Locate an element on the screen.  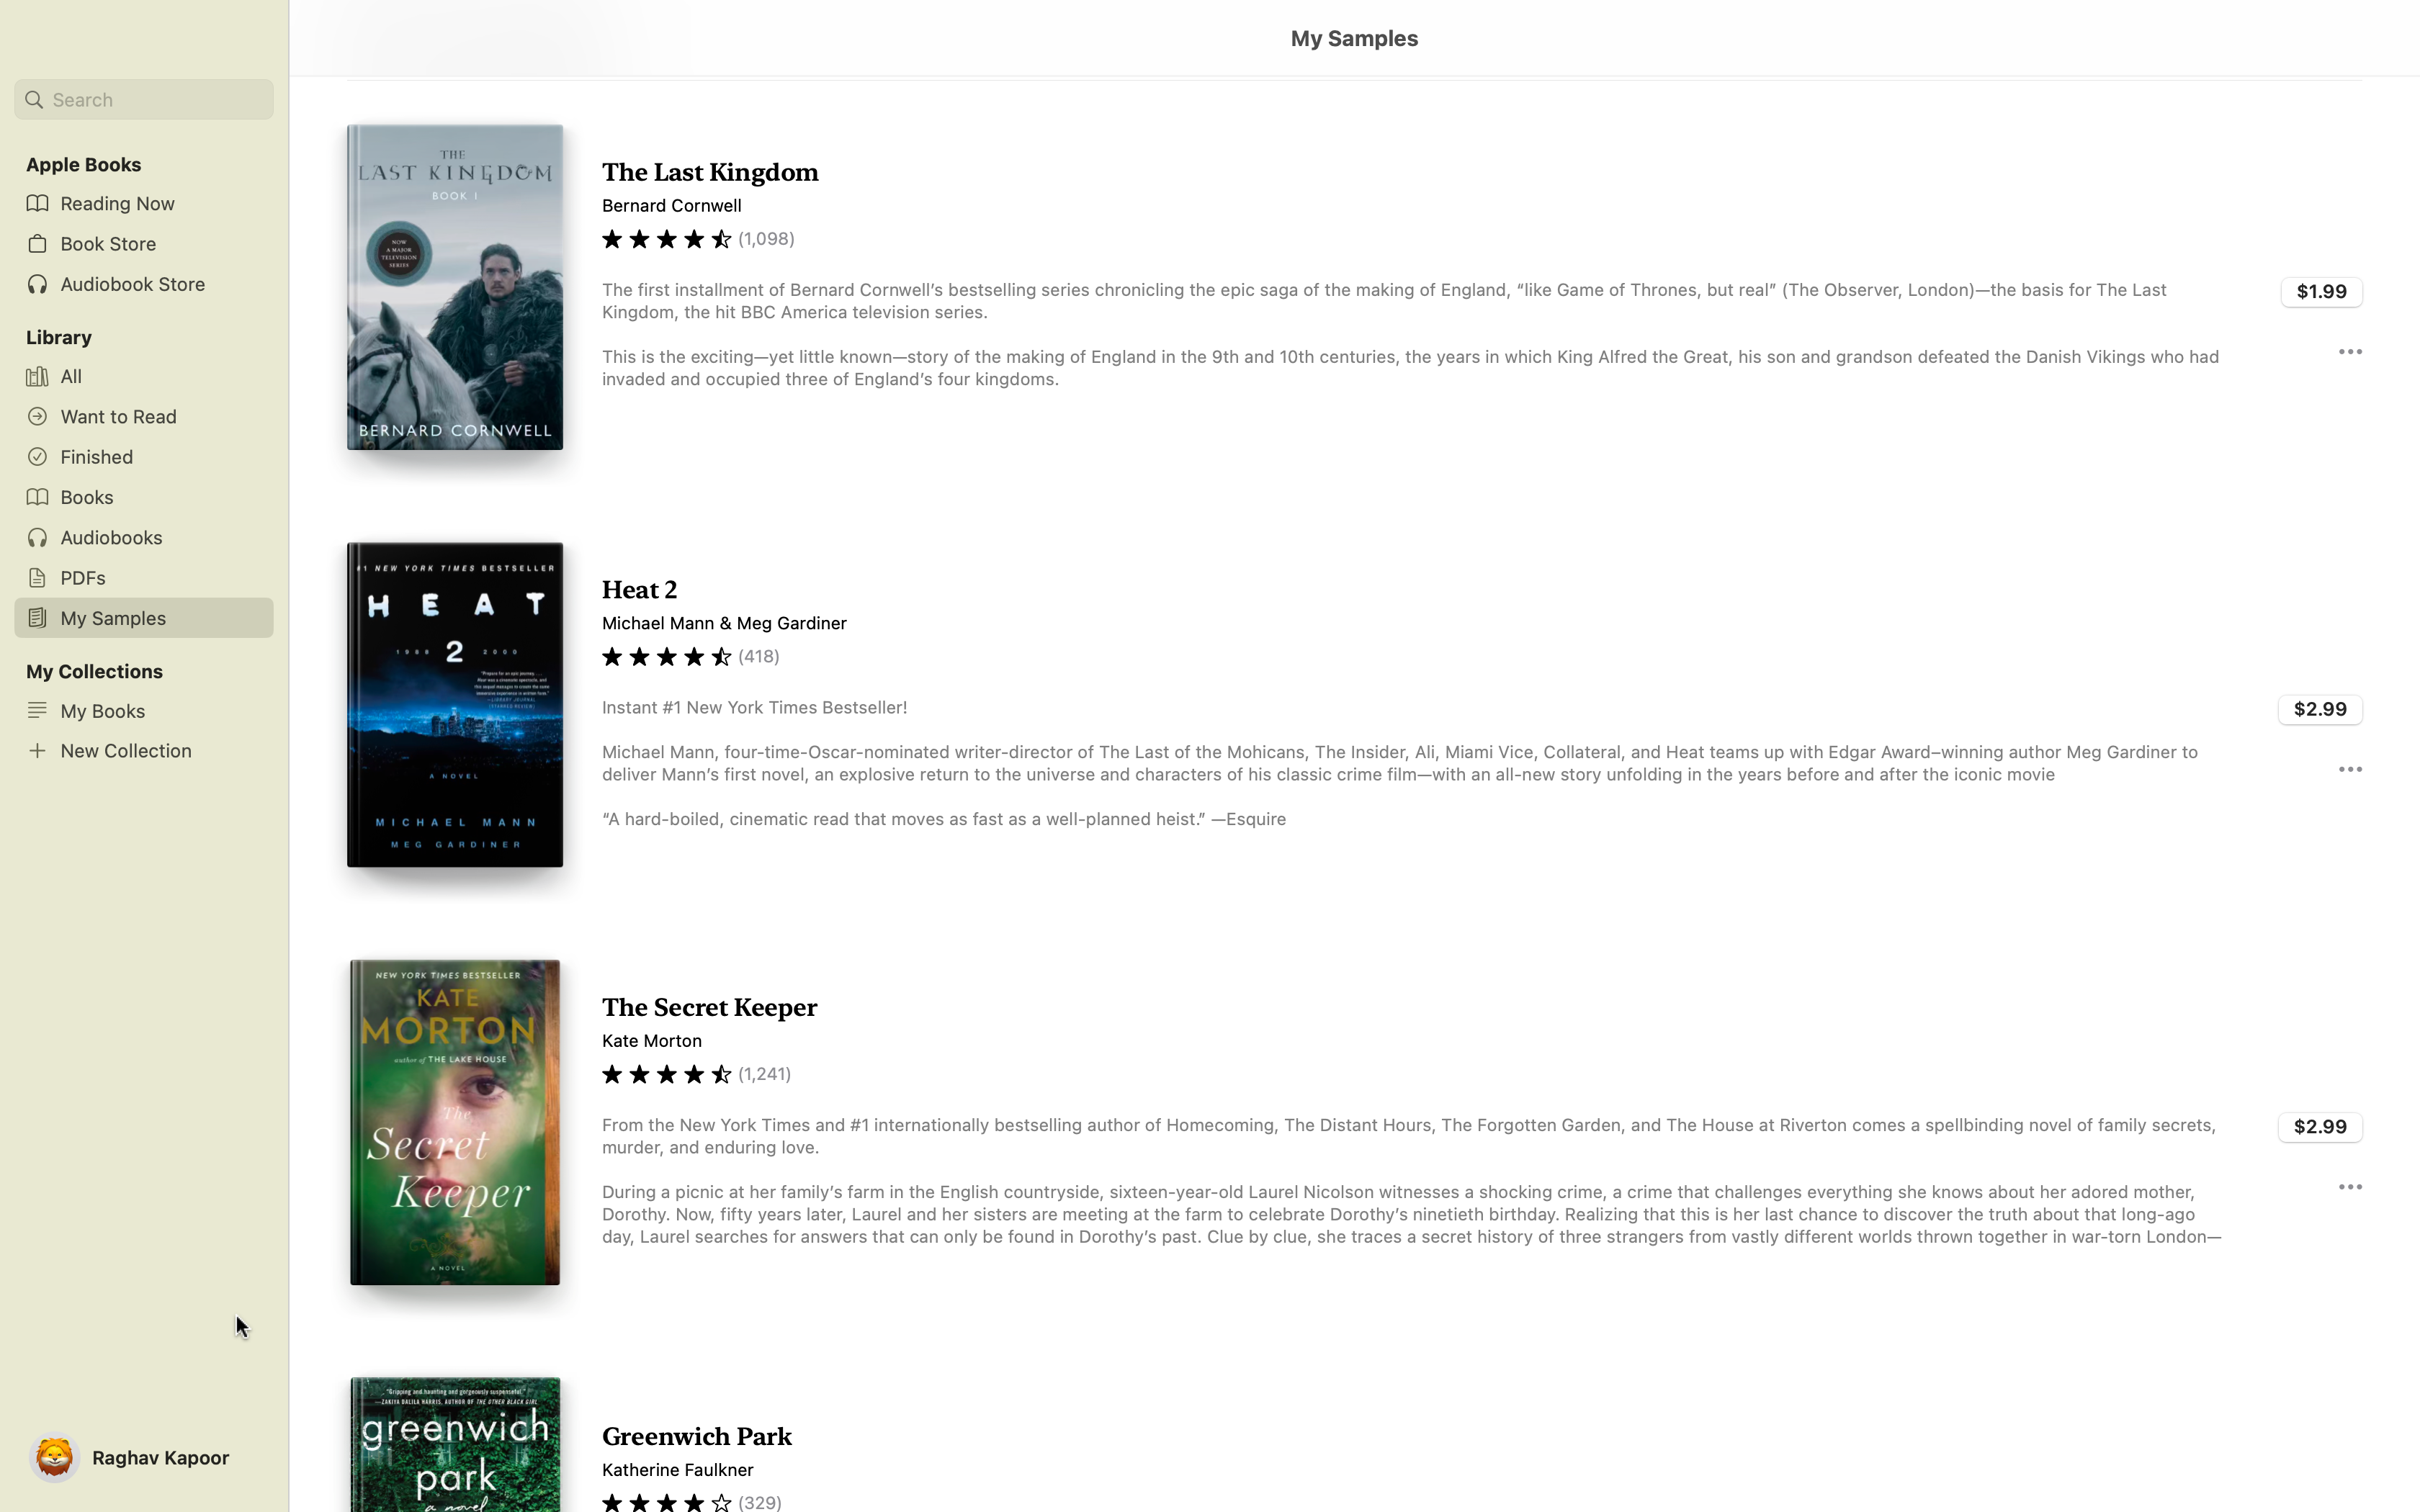
Carry out the instruction to display the "Greenwich Park" content is located at coordinates (1353, 1425).